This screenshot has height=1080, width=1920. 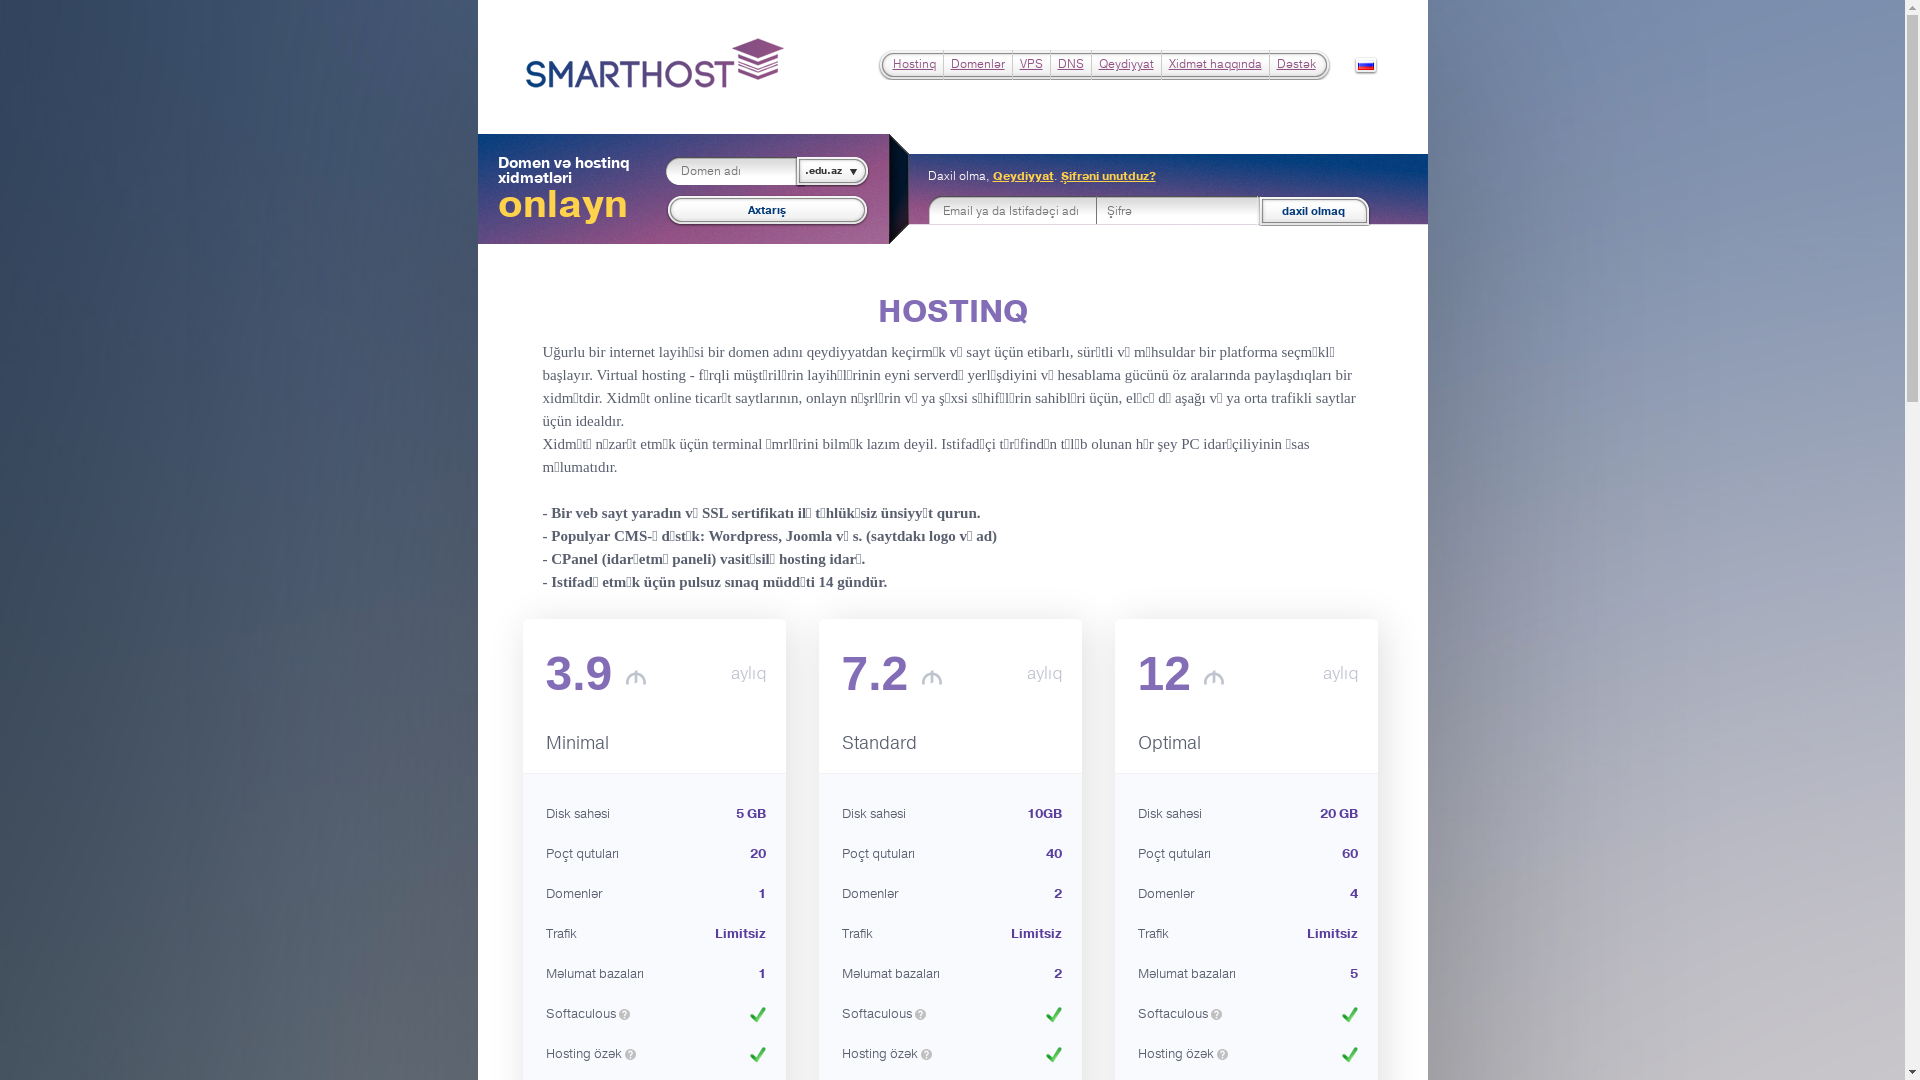 I want to click on 'VPS', so click(x=1031, y=63).